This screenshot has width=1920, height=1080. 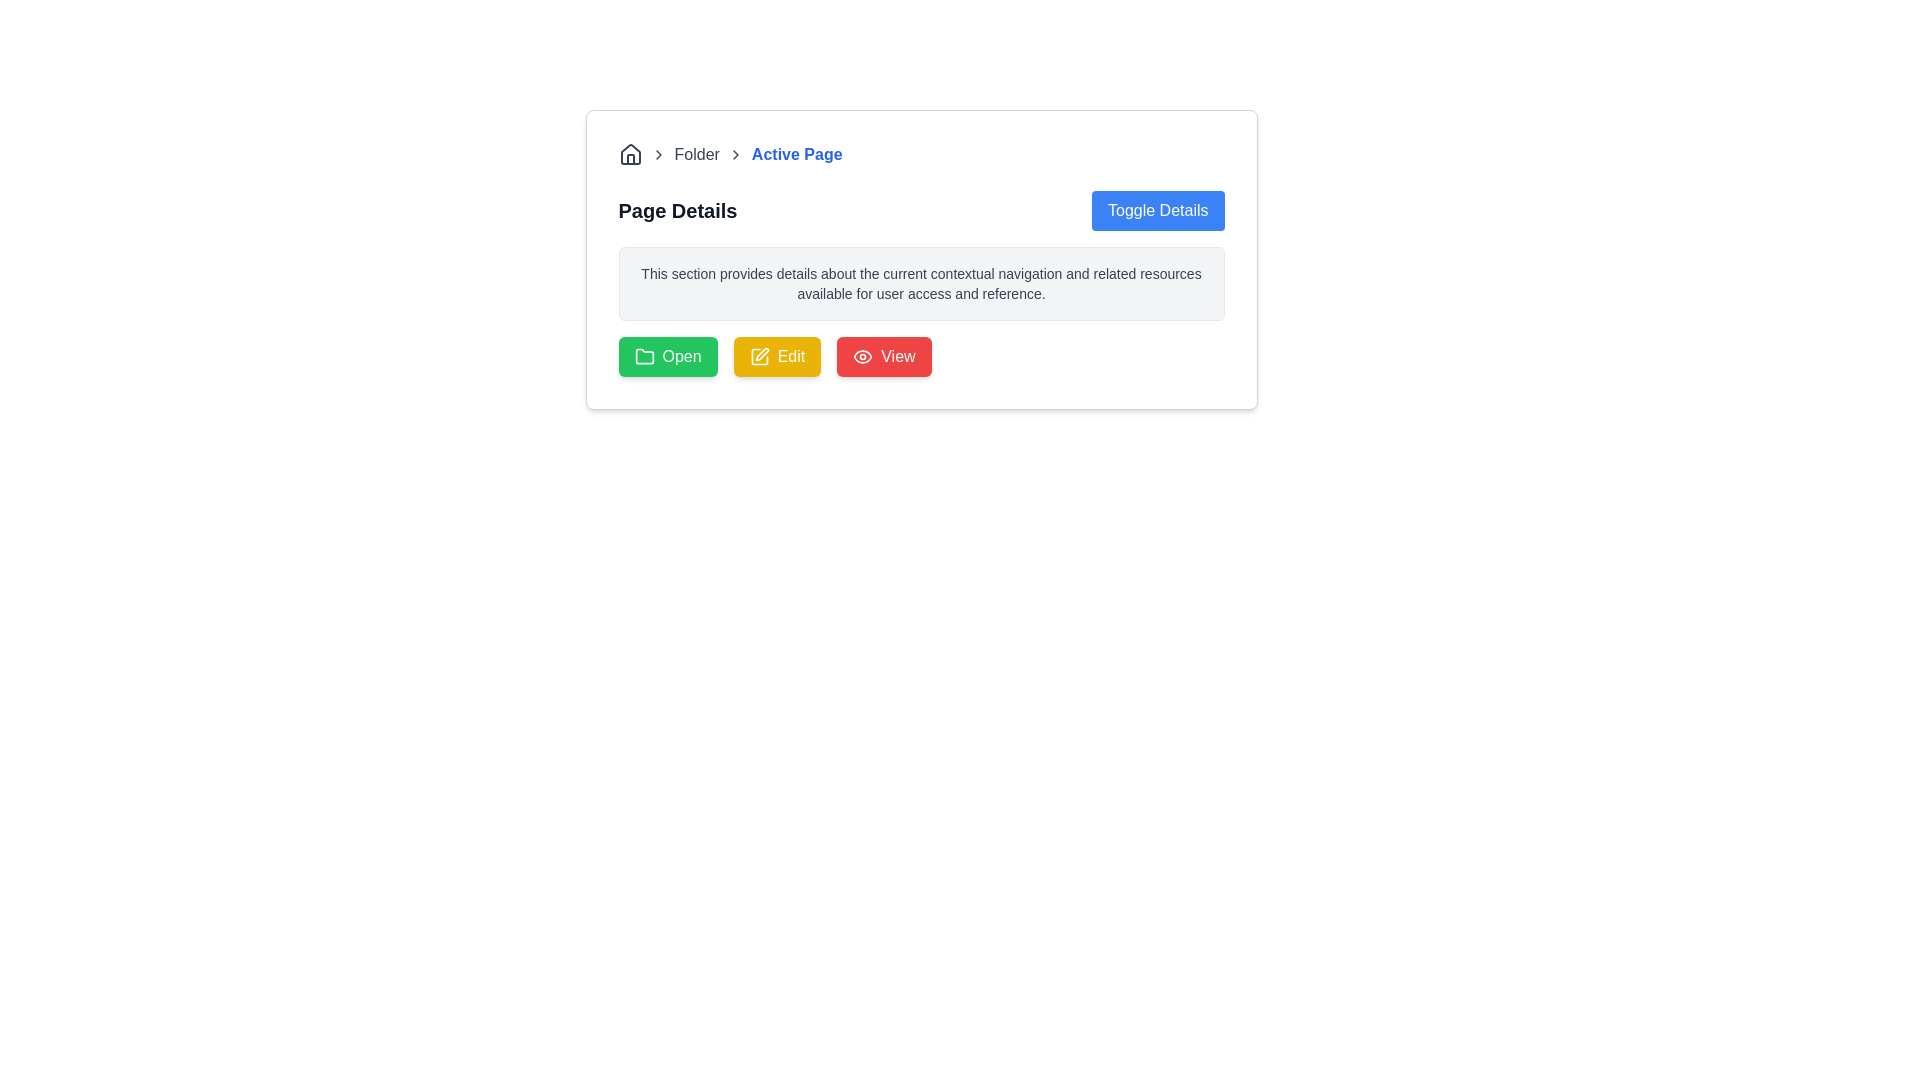 What do you see at coordinates (734, 153) in the screenshot?
I see `the chevron icon in the breadcrumb navigation bar, which is the third separator between 'Folder' and 'Active Page'` at bounding box center [734, 153].